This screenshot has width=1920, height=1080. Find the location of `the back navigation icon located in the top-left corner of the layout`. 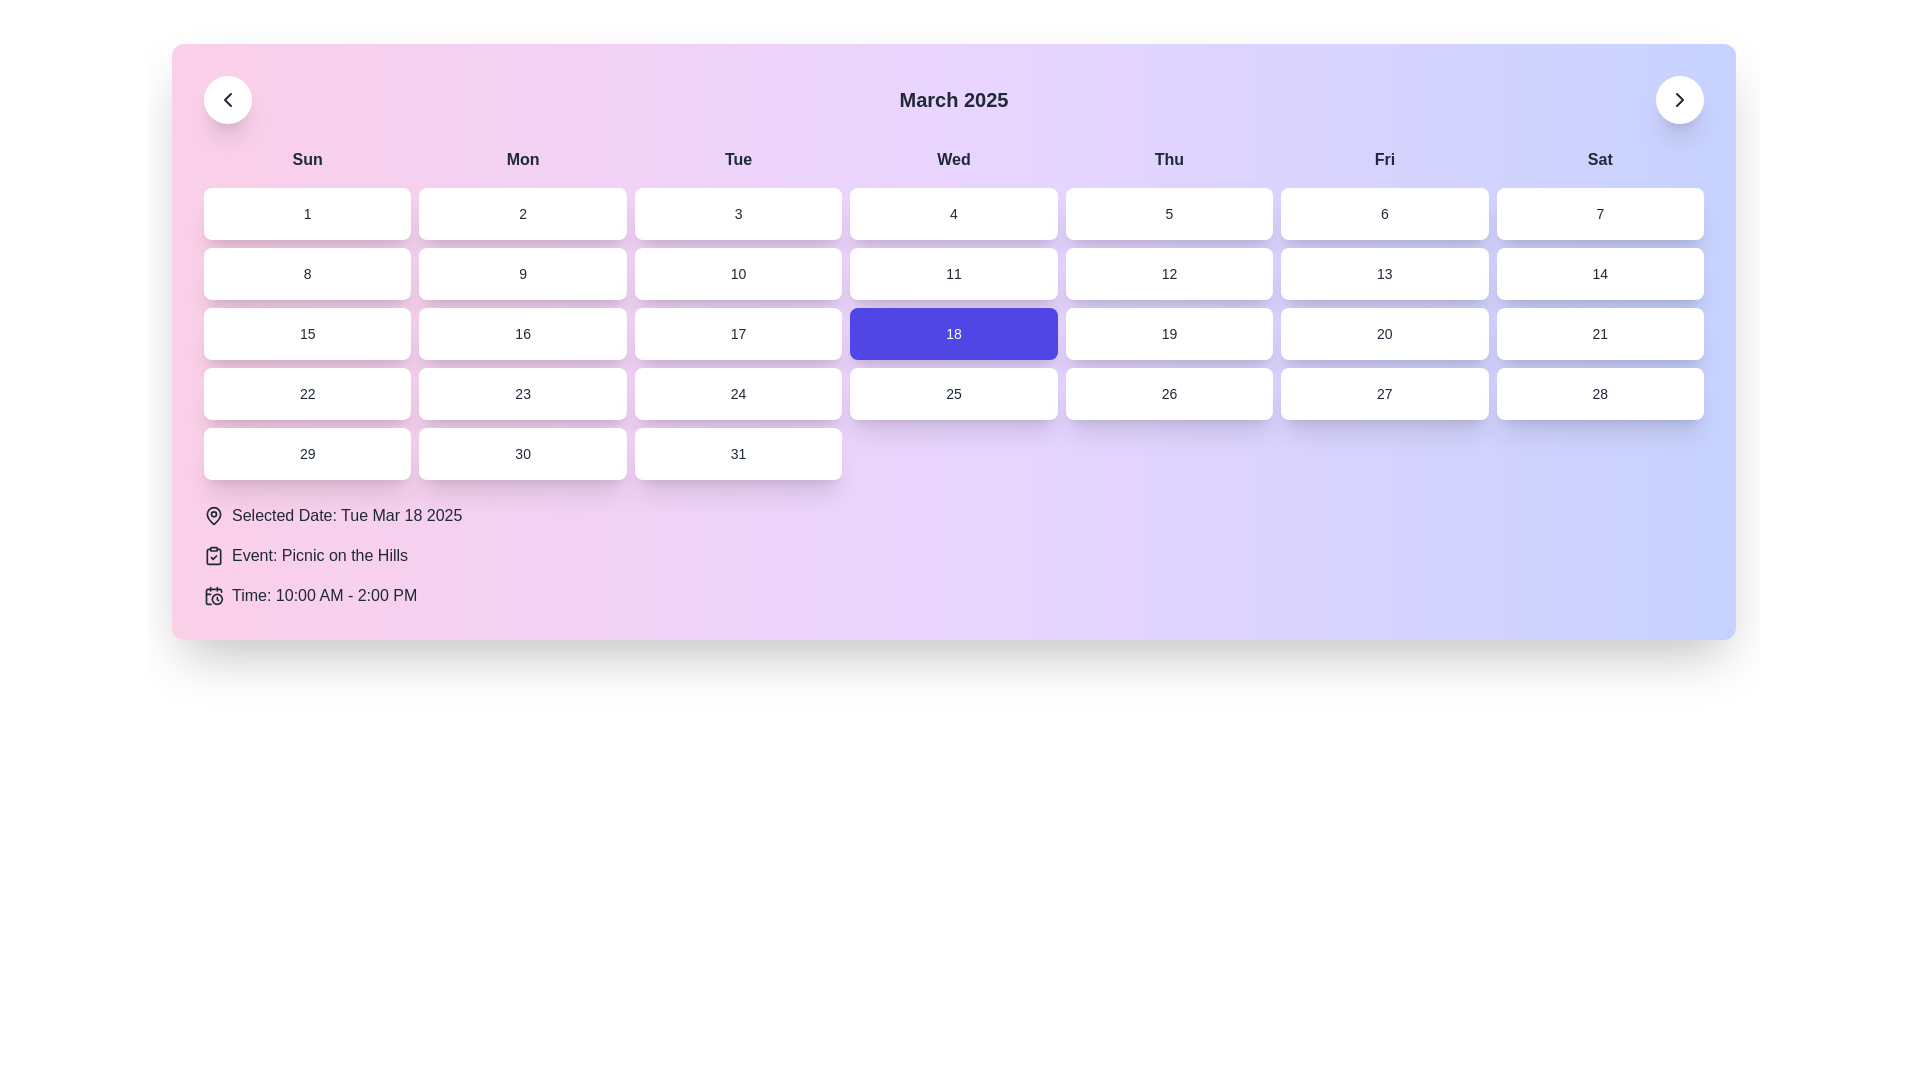

the back navigation icon located in the top-left corner of the layout is located at coordinates (227, 100).